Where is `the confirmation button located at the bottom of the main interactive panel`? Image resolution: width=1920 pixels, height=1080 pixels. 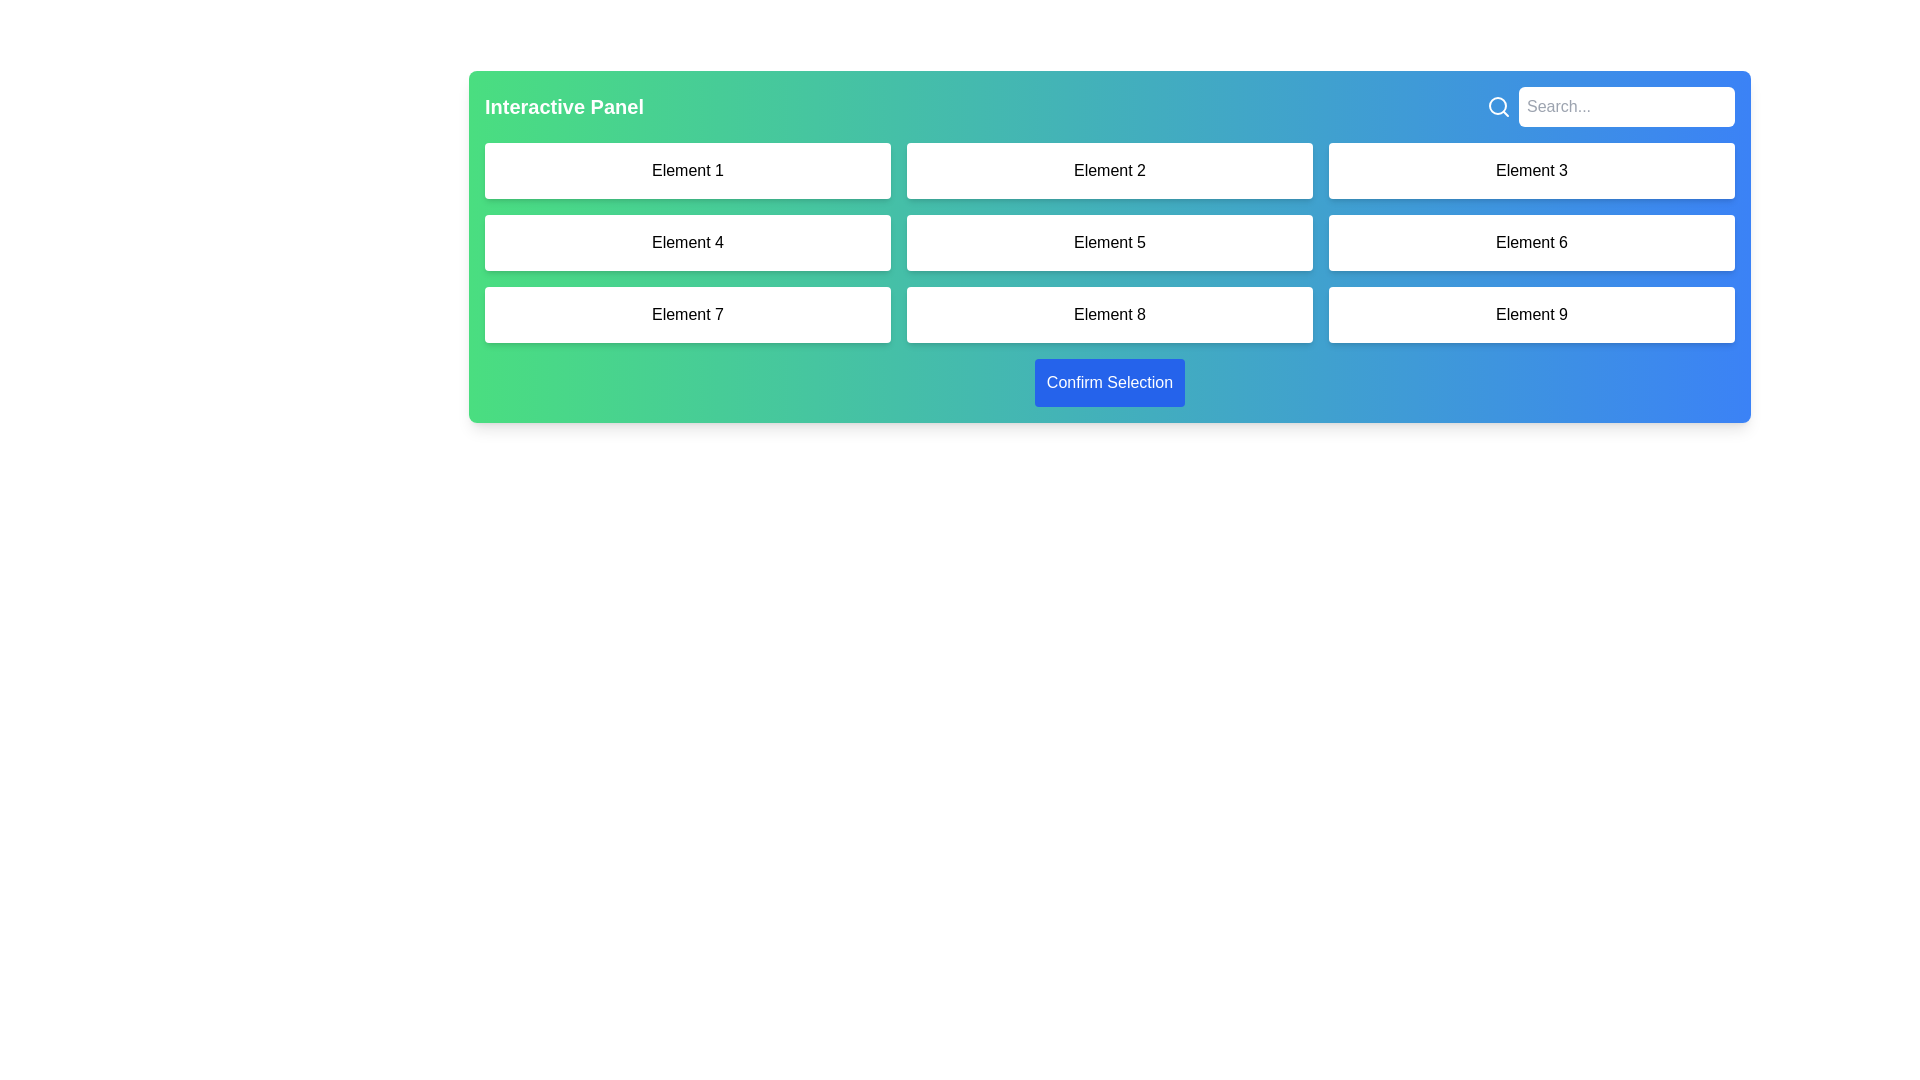
the confirmation button located at the bottom of the main interactive panel is located at coordinates (1108, 382).